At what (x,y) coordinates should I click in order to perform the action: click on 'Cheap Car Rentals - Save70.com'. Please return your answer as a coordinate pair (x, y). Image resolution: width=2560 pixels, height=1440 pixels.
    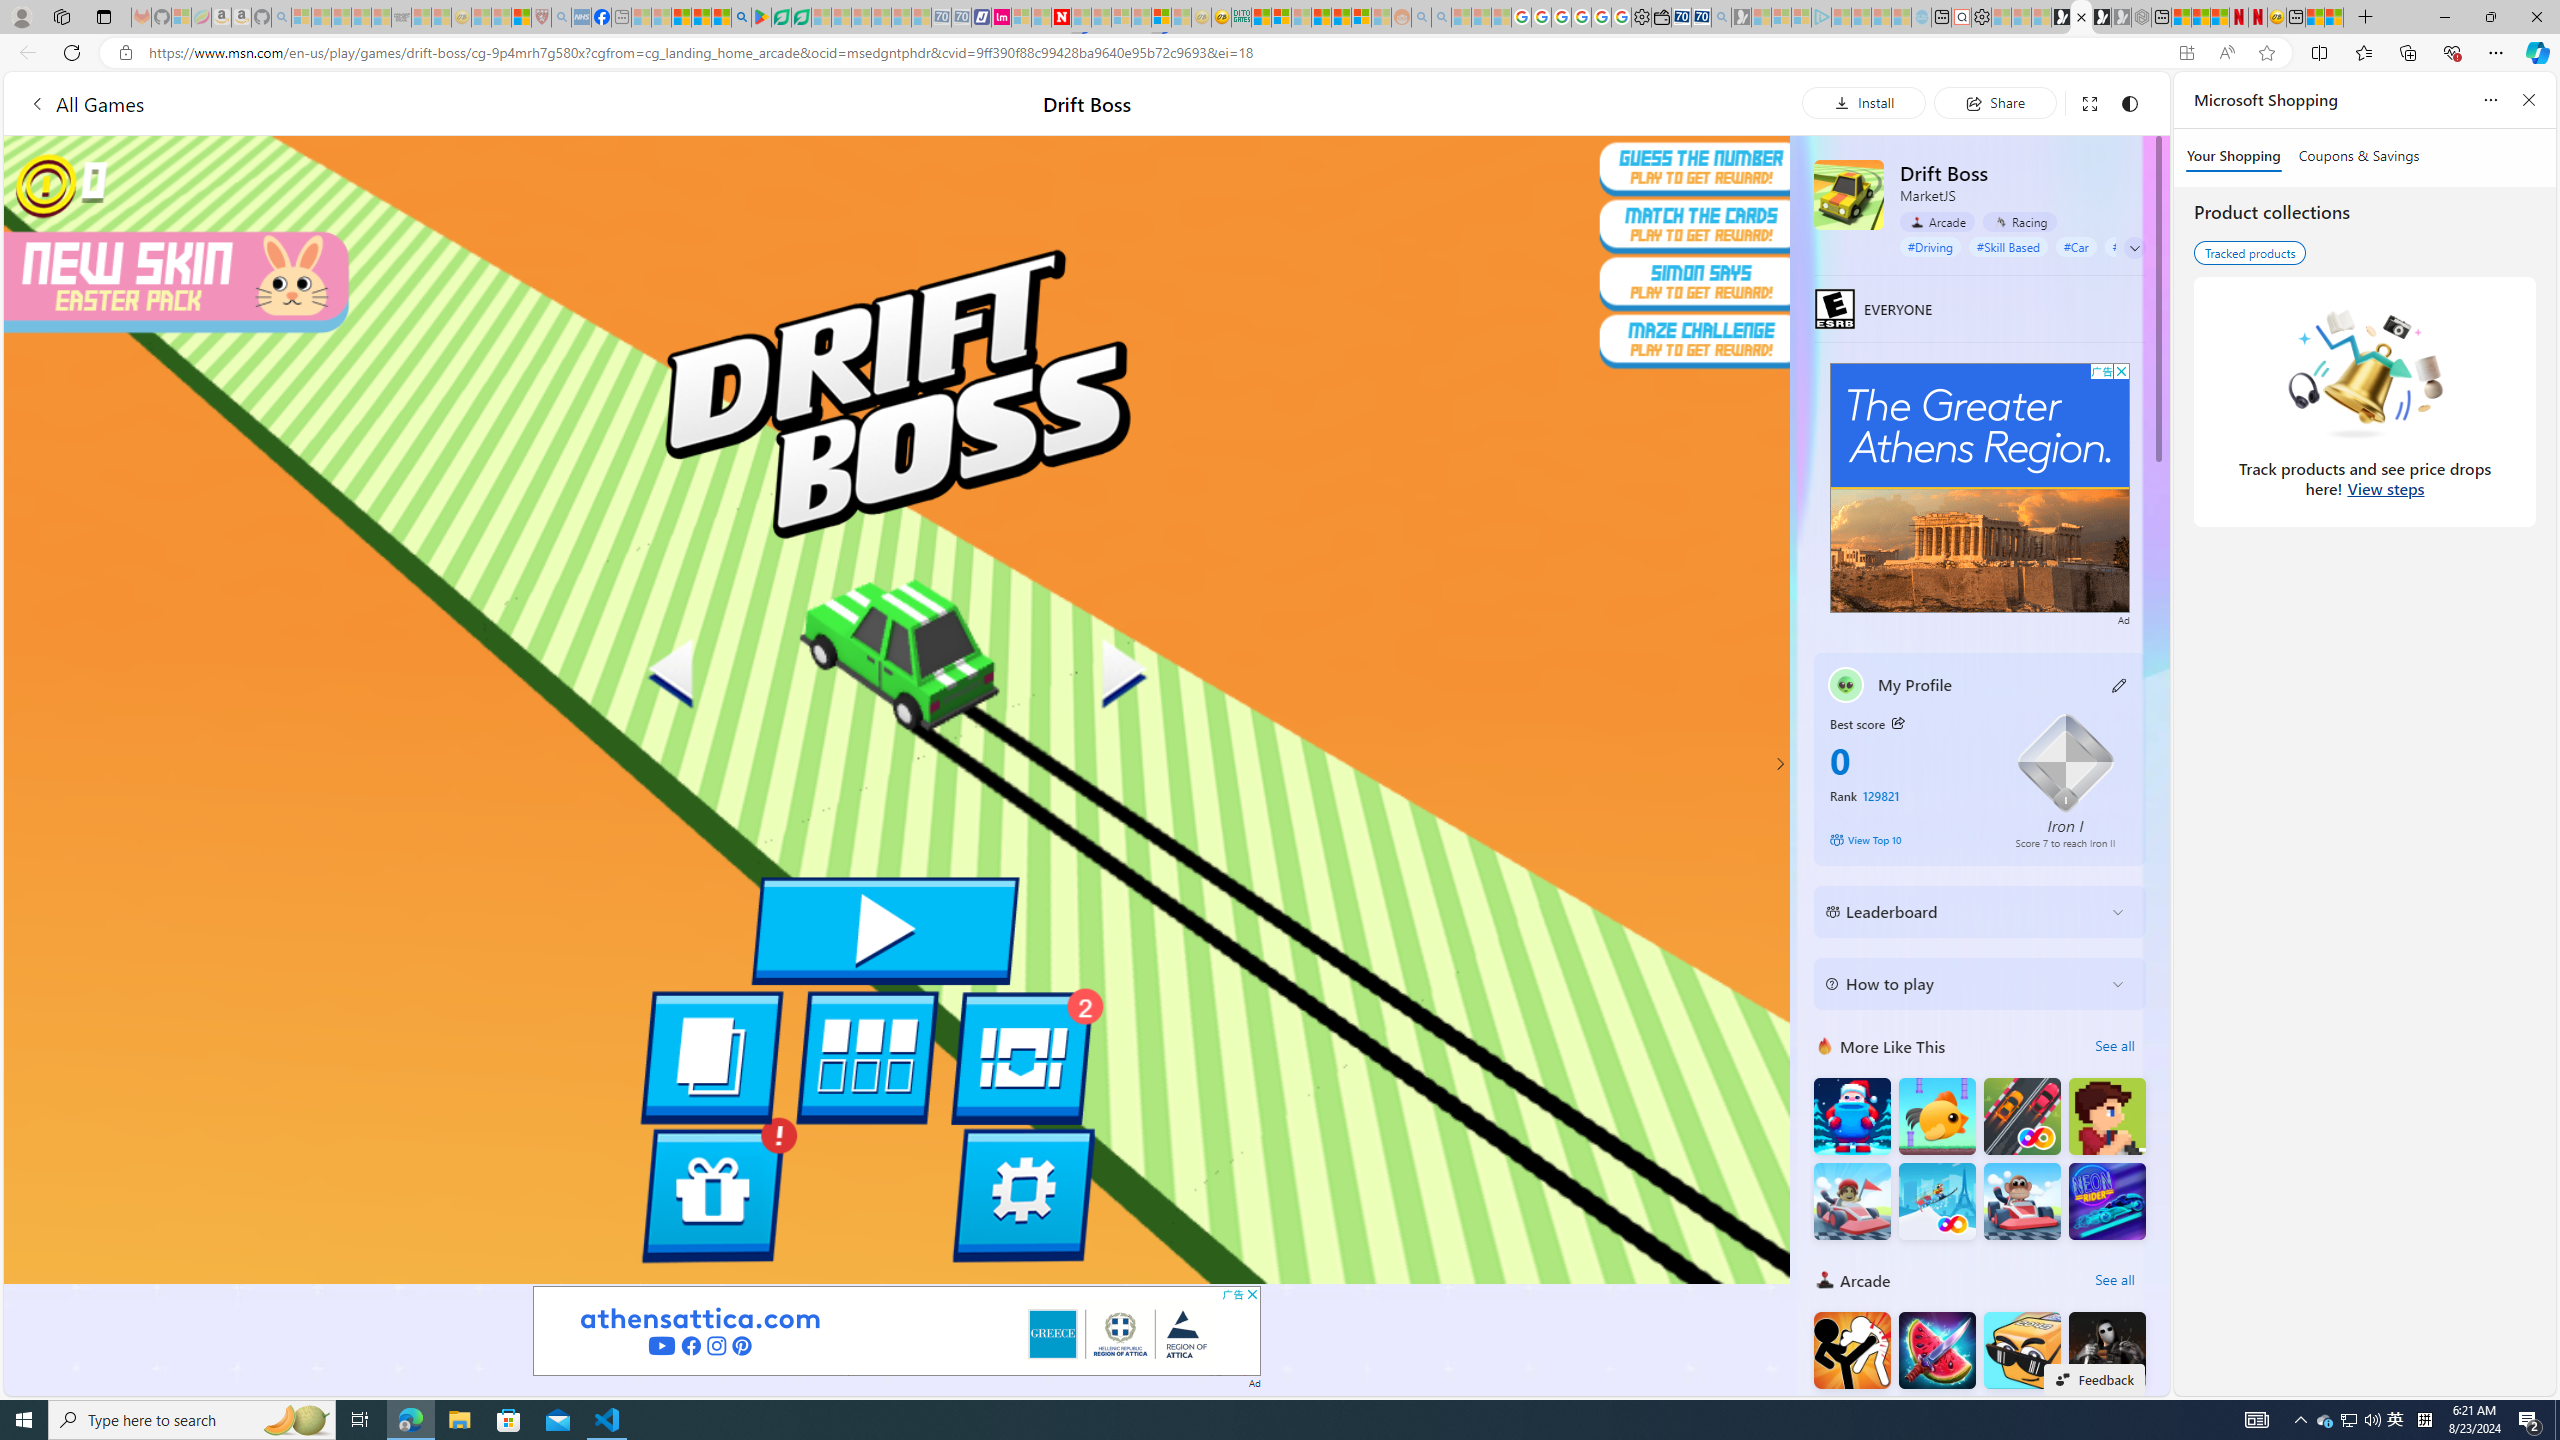
    Looking at the image, I should click on (1700, 16).